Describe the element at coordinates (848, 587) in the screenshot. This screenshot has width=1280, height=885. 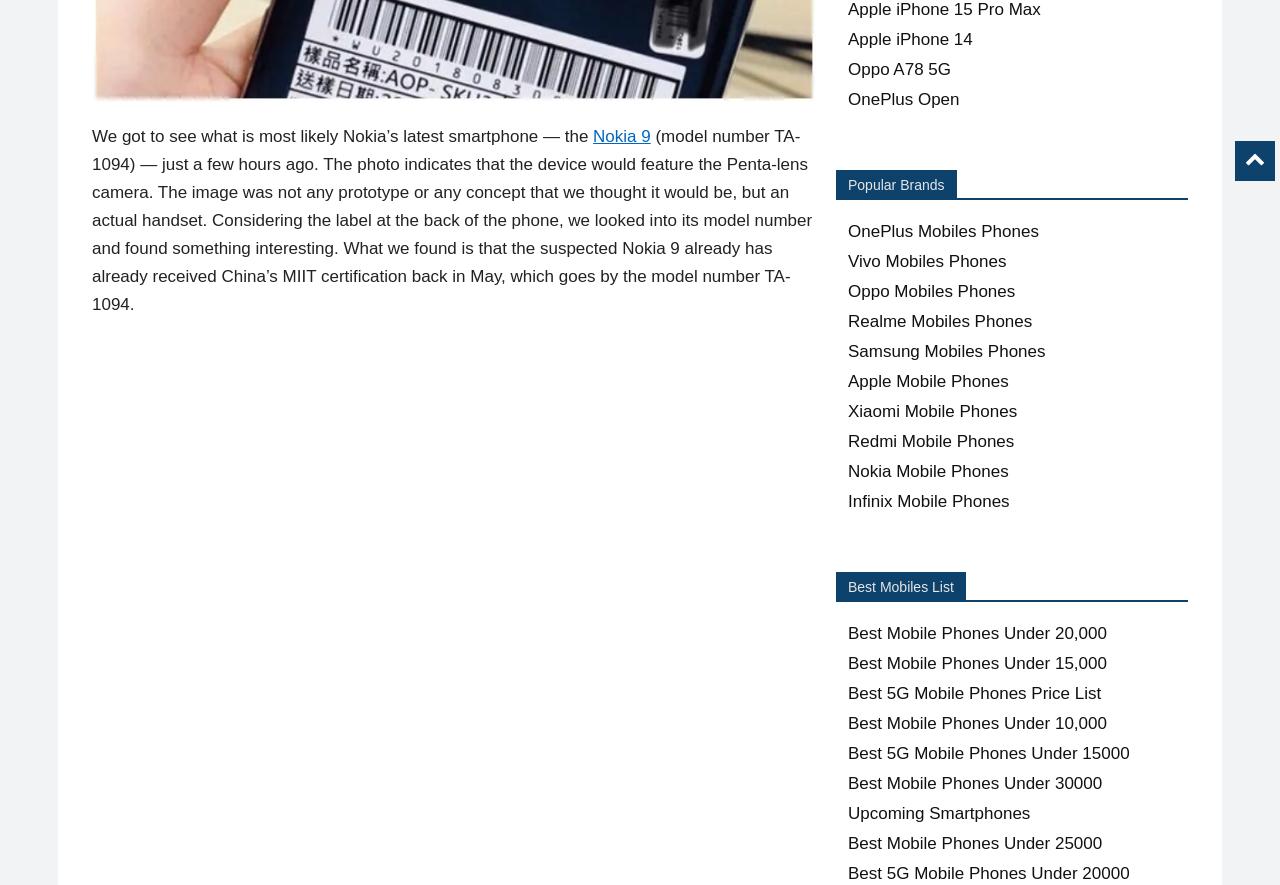
I see `'Best Mobiles List'` at that location.